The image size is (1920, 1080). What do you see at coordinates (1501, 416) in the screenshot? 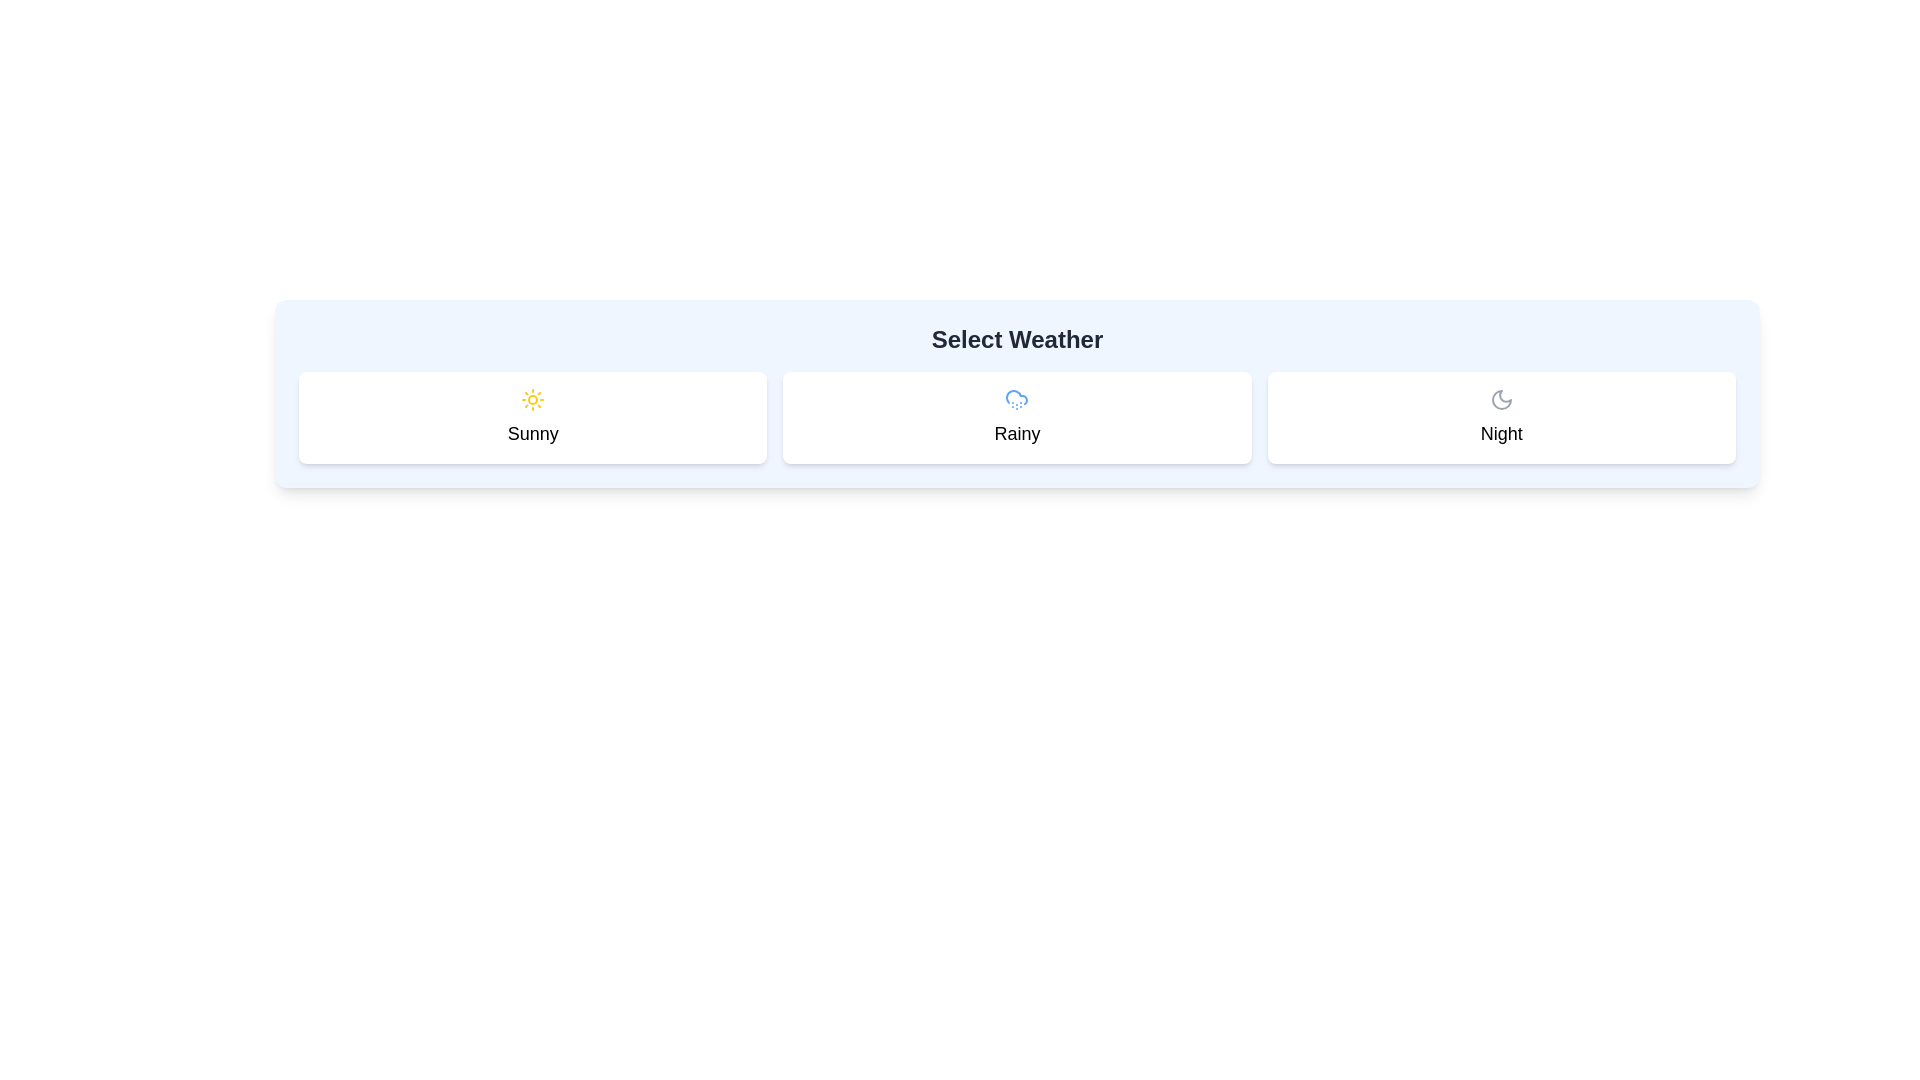
I see `the 'Night' weather option card` at bounding box center [1501, 416].